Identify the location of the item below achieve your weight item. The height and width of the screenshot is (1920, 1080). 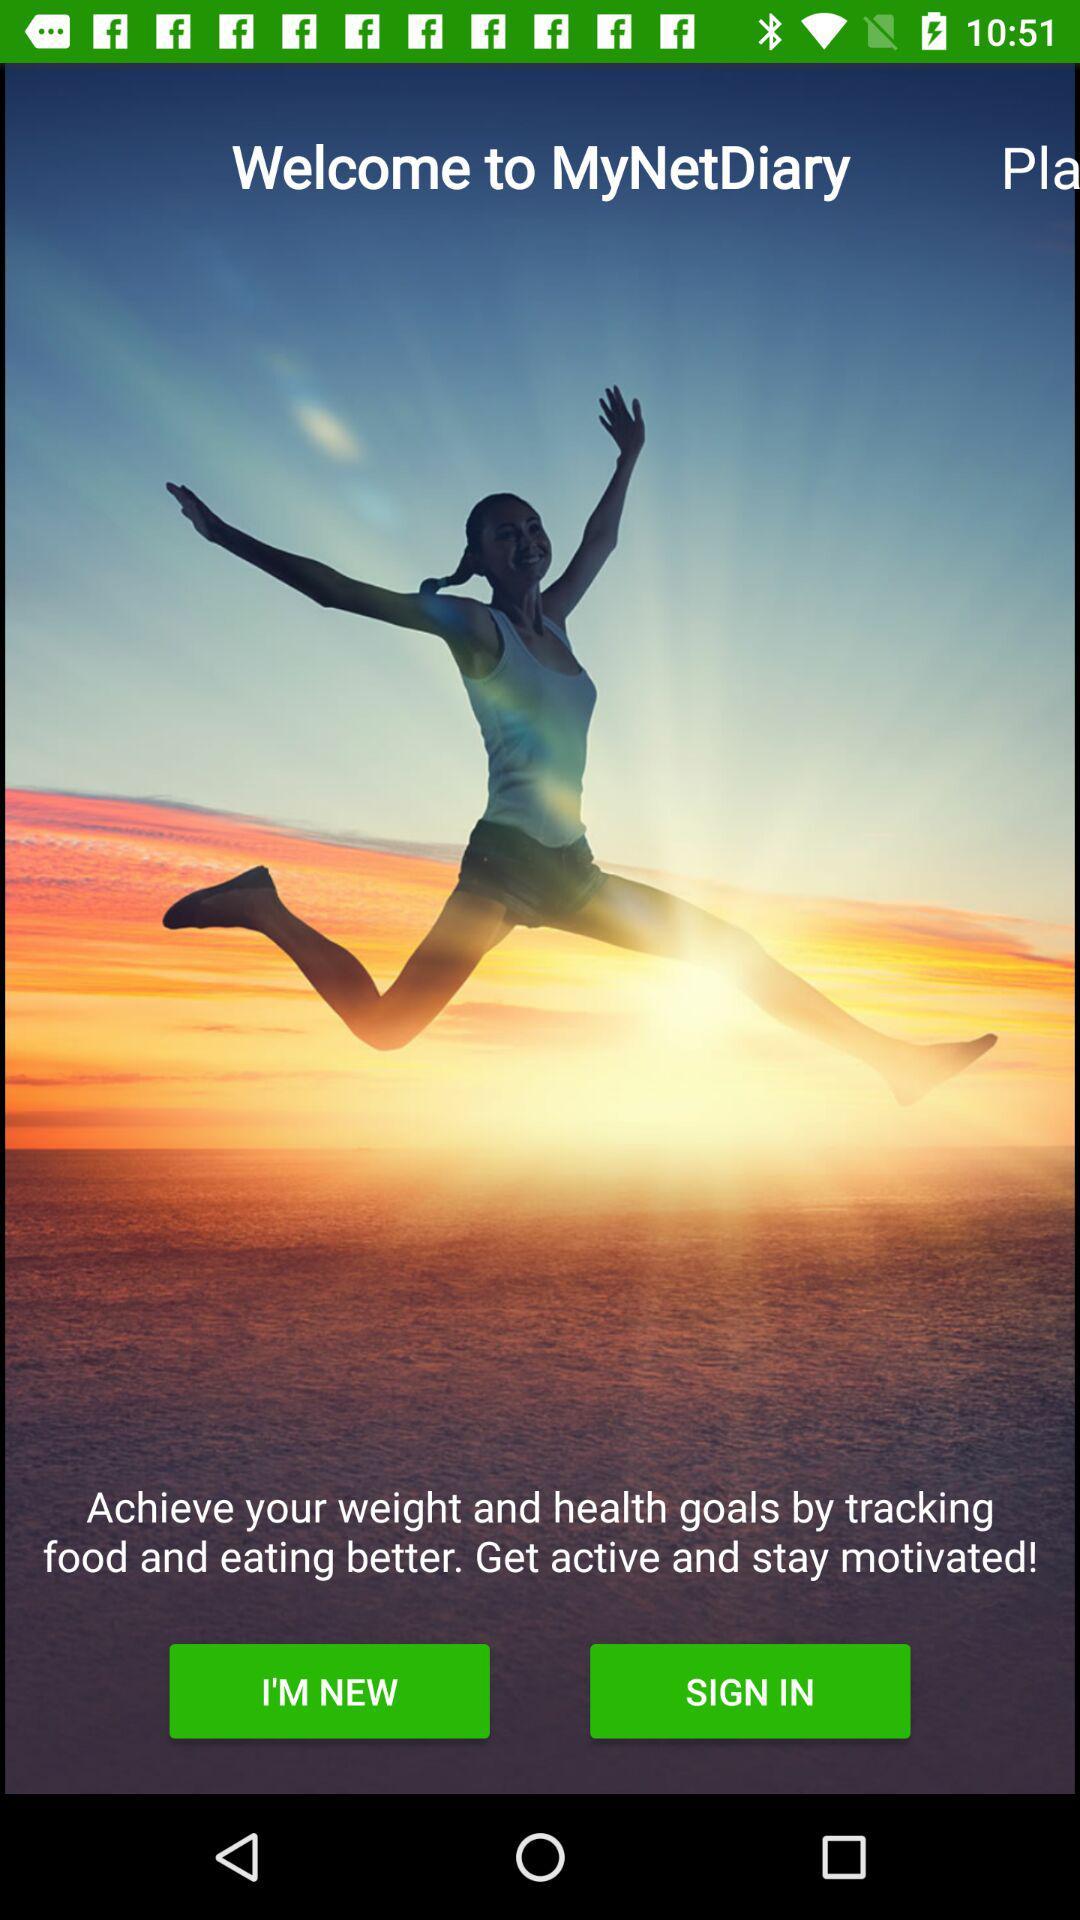
(750, 1690).